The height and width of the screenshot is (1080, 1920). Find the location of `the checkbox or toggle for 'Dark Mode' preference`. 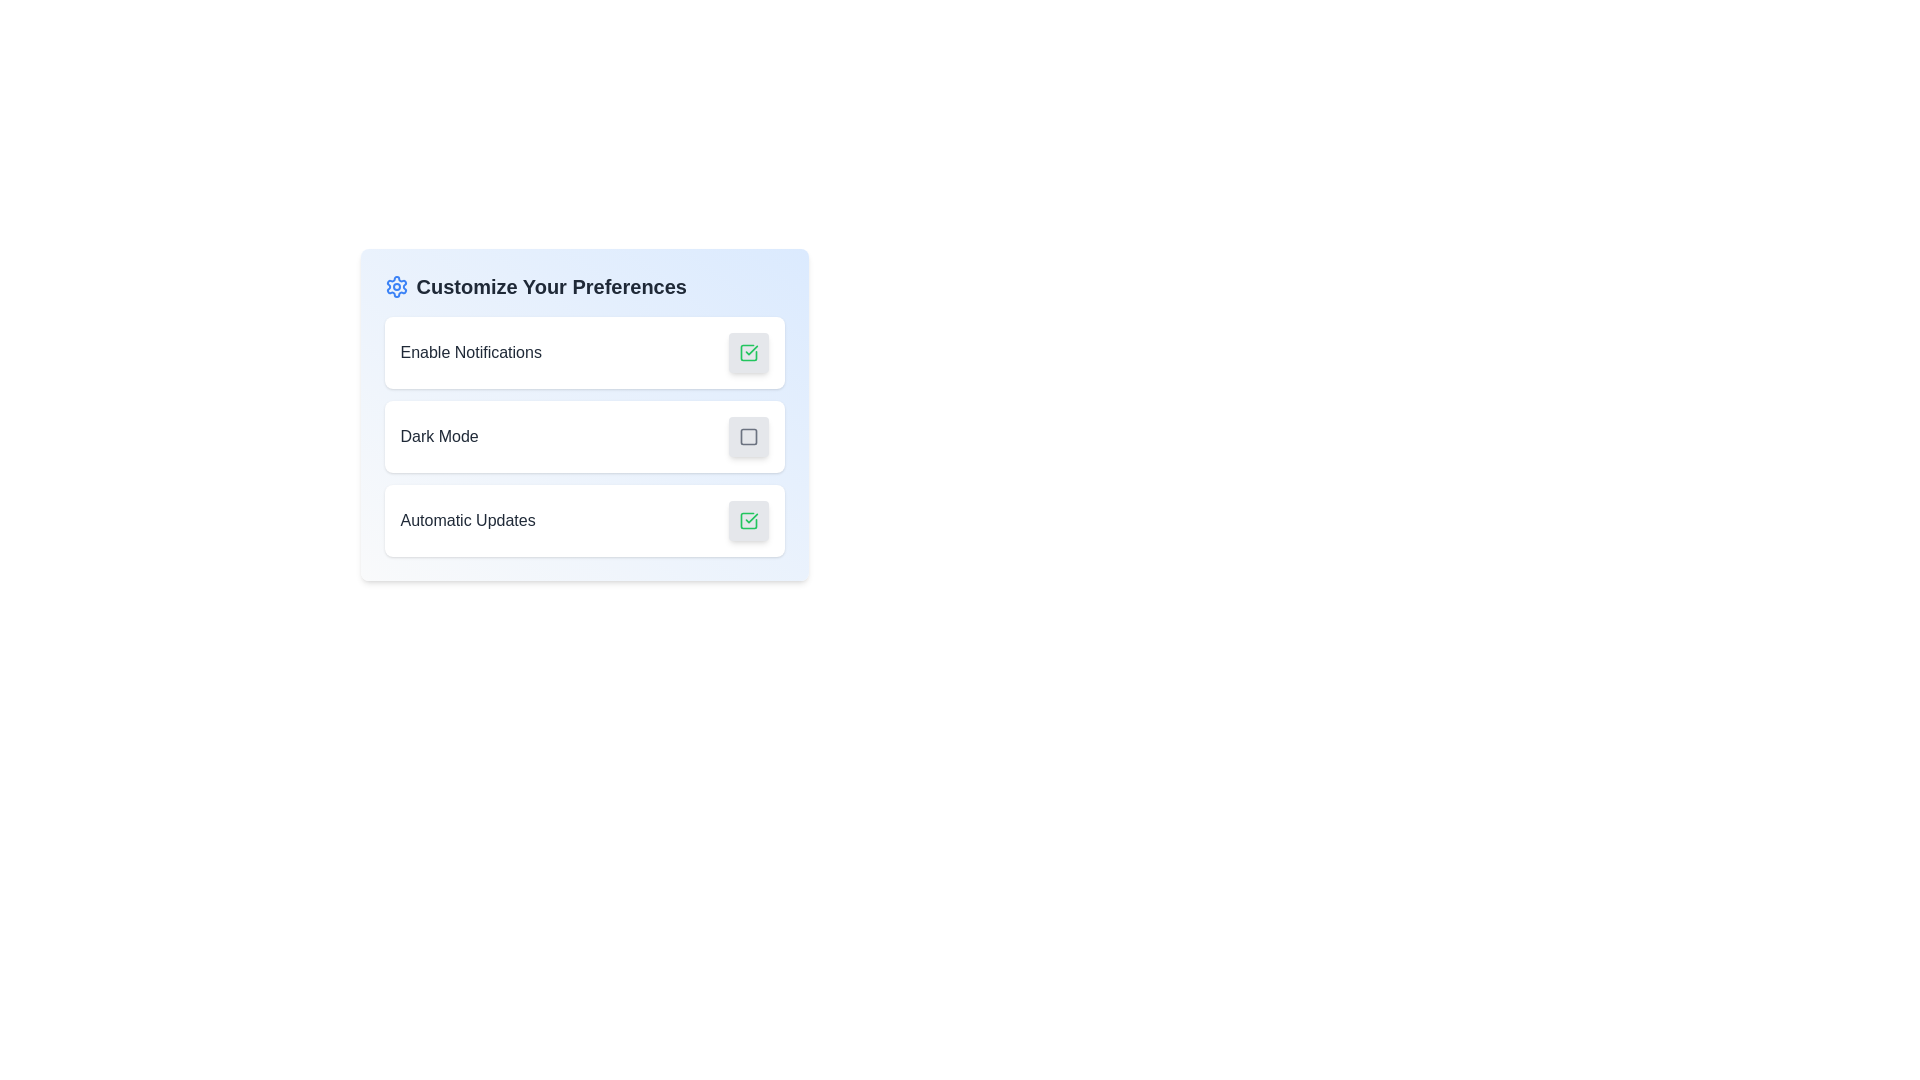

the checkbox or toggle for 'Dark Mode' preference is located at coordinates (747, 435).